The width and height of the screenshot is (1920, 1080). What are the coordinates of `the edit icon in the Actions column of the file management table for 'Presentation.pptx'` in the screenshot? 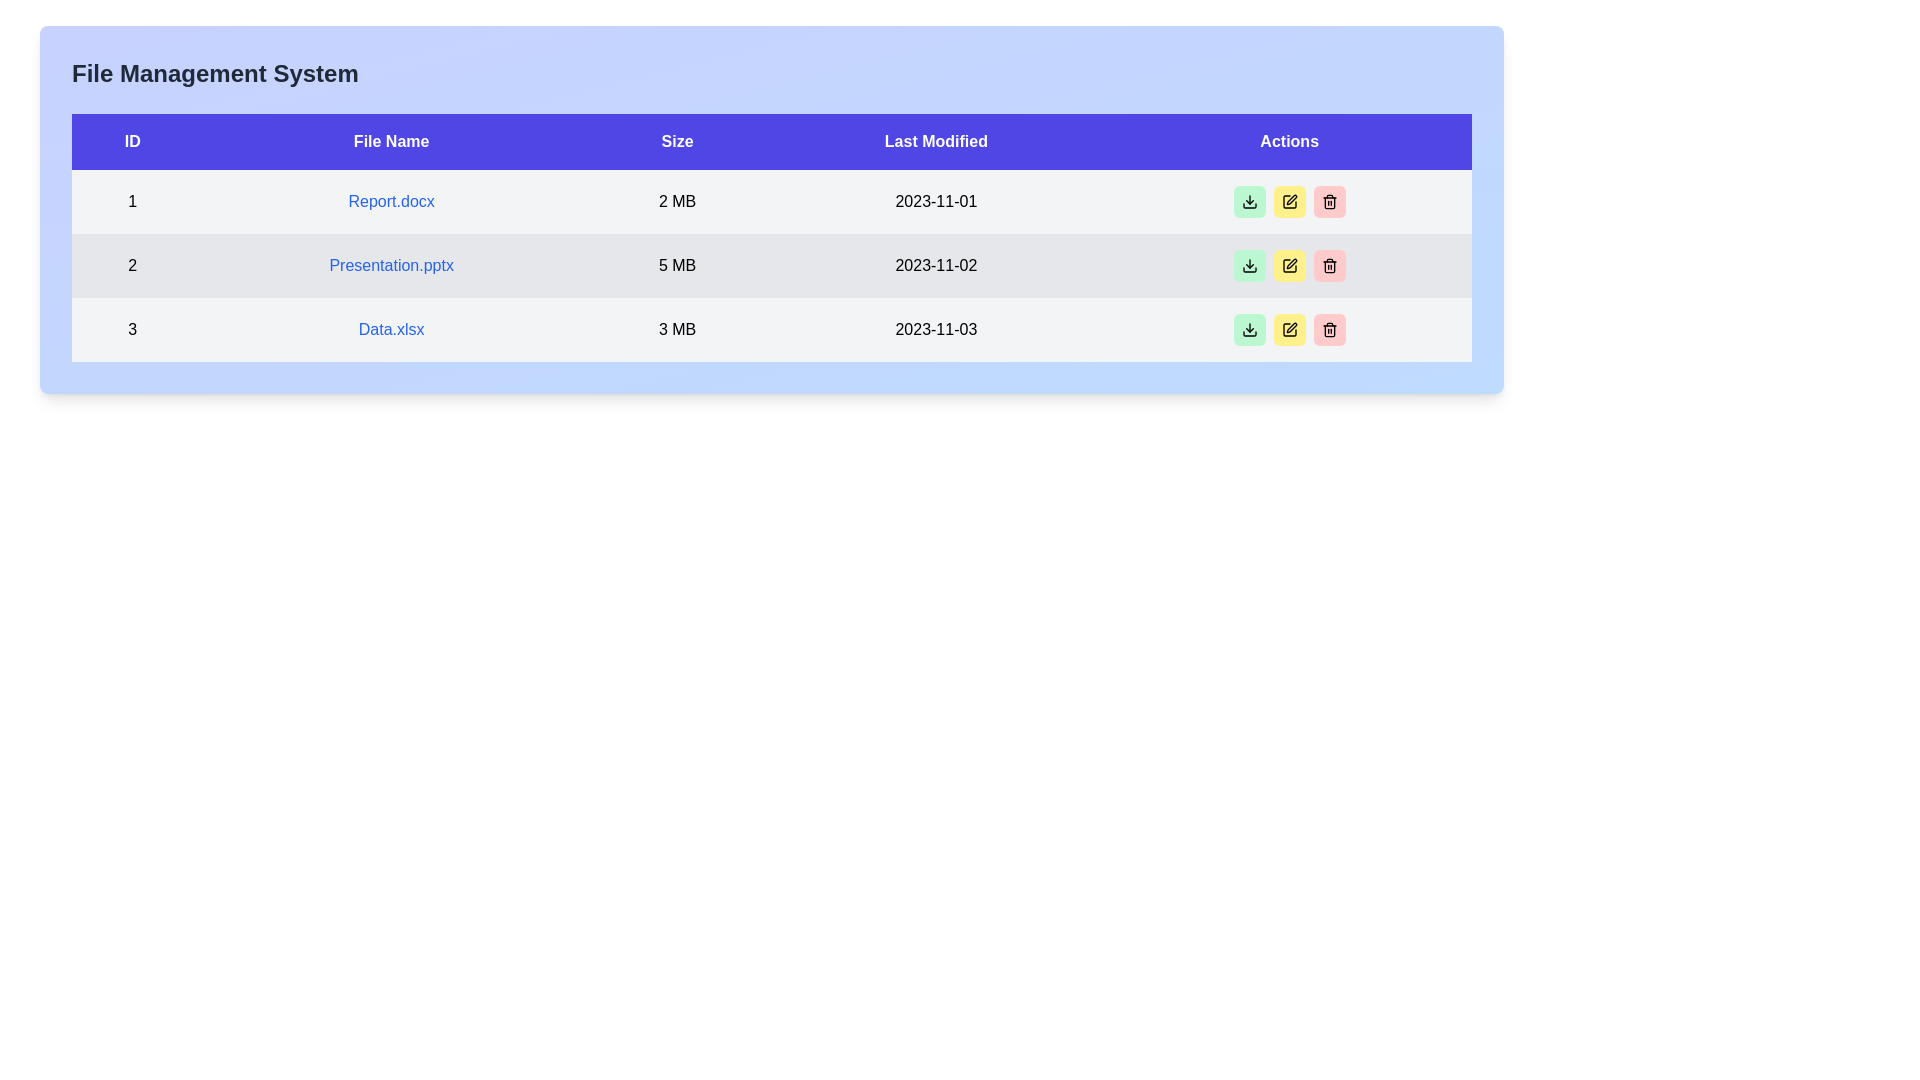 It's located at (1289, 201).